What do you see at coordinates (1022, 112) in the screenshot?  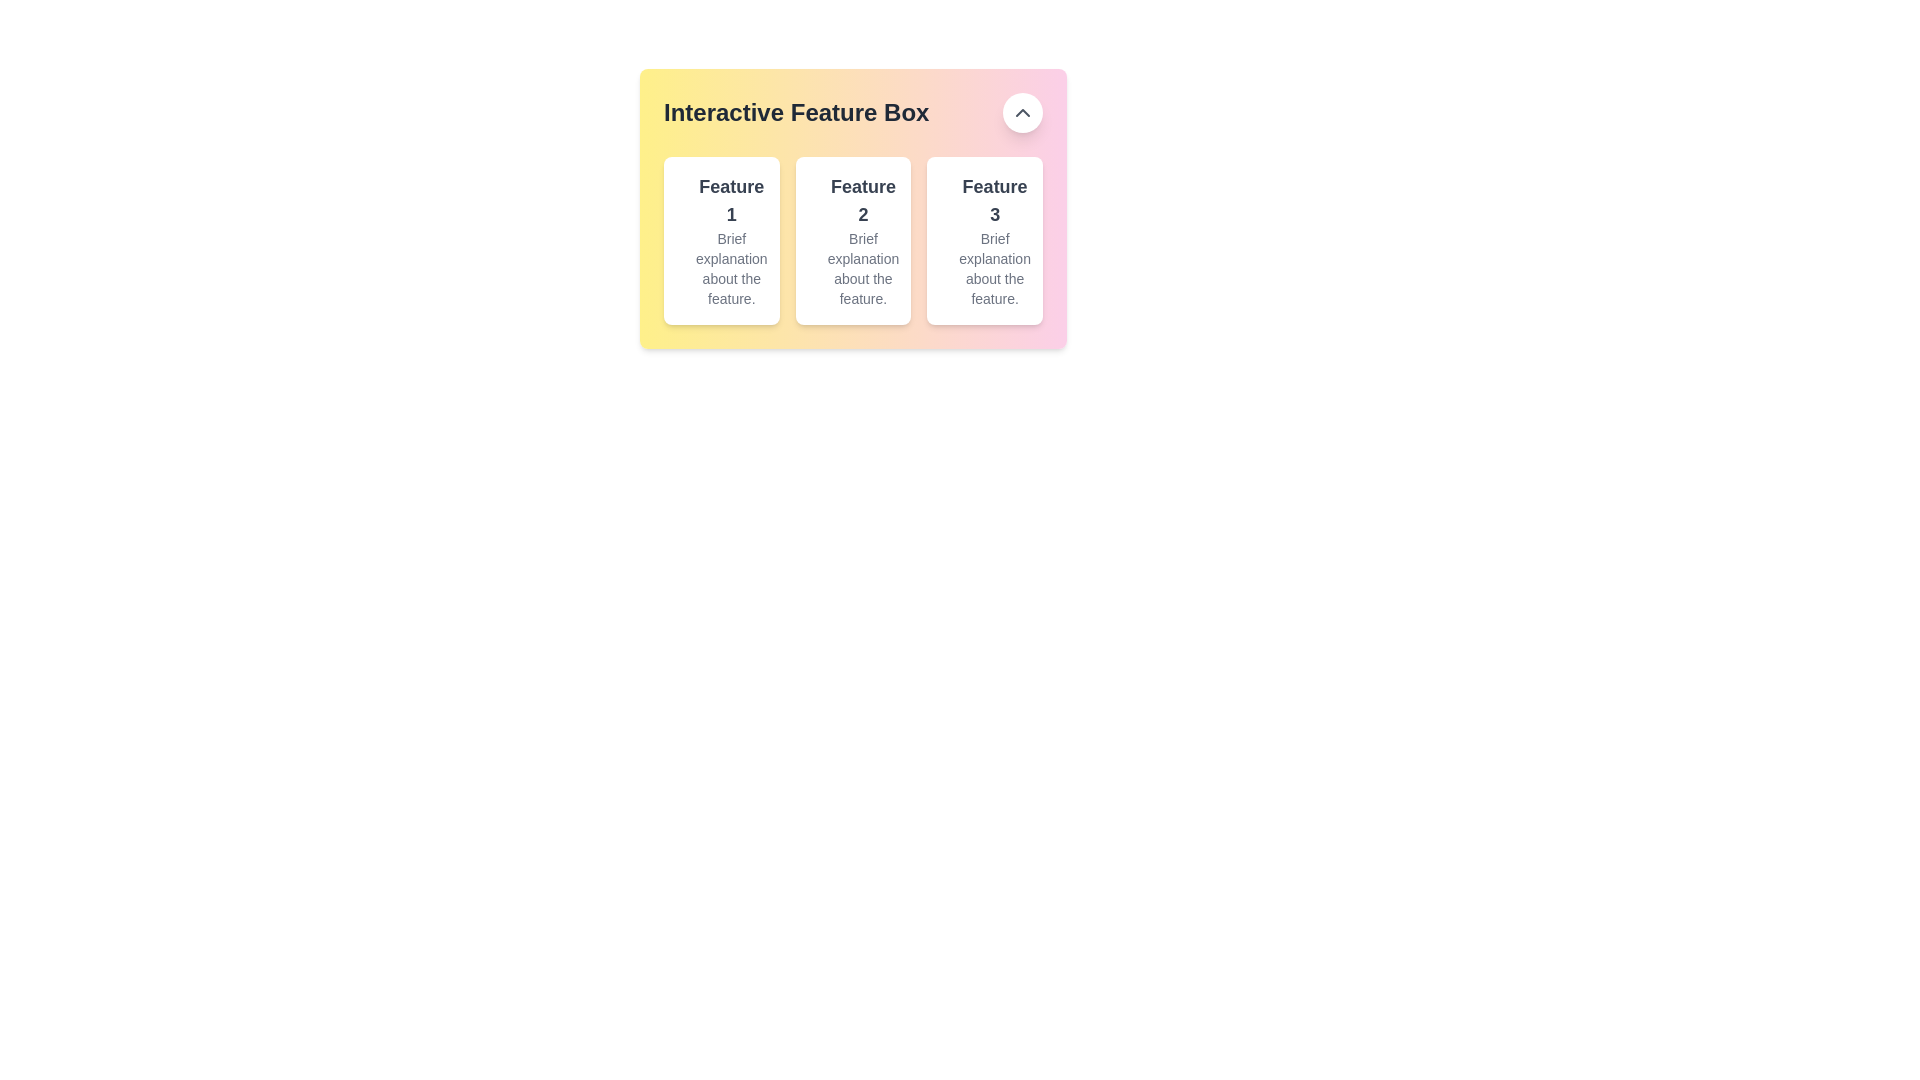 I see `the circular button with a white background and upward-pointing chevron icon in gray color, located in the top-right corner of the 'Interactive Feature Box'` at bounding box center [1022, 112].